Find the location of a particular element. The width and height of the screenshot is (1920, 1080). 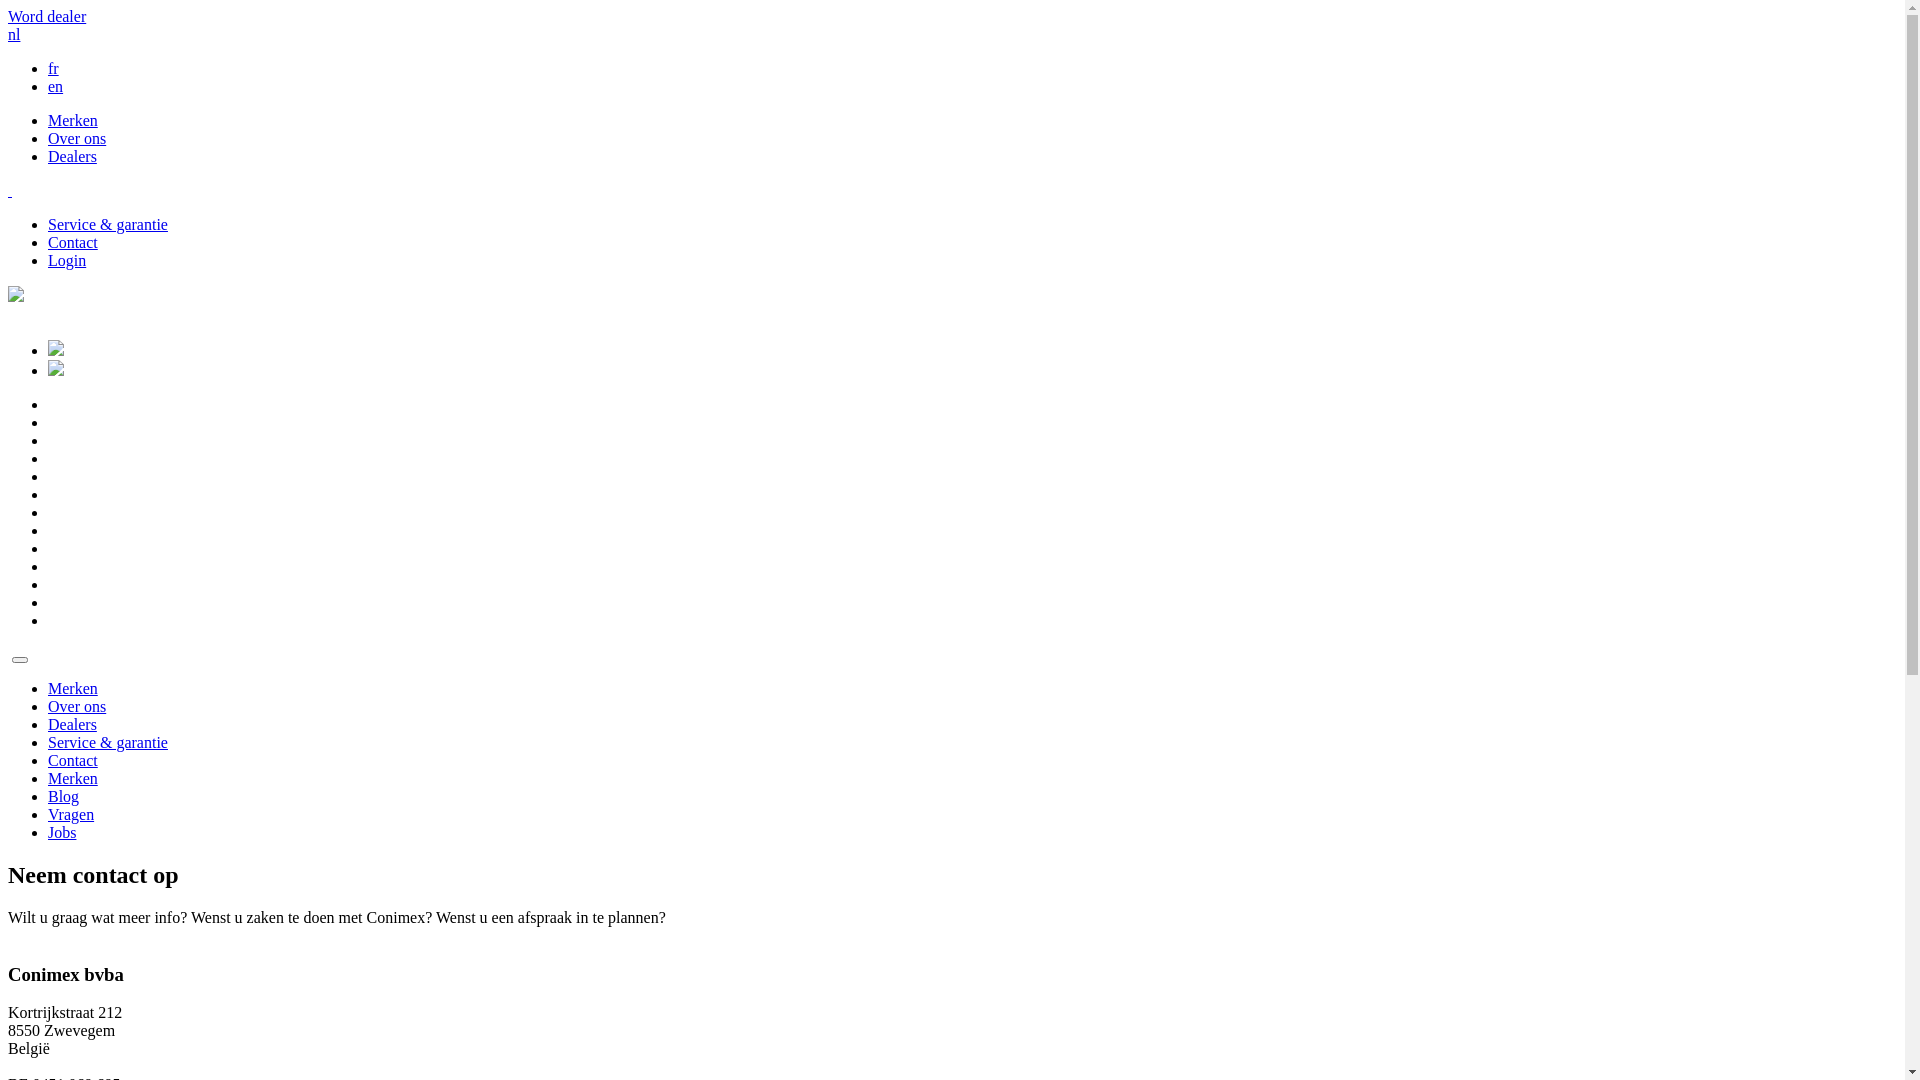

'en' is located at coordinates (55, 85).